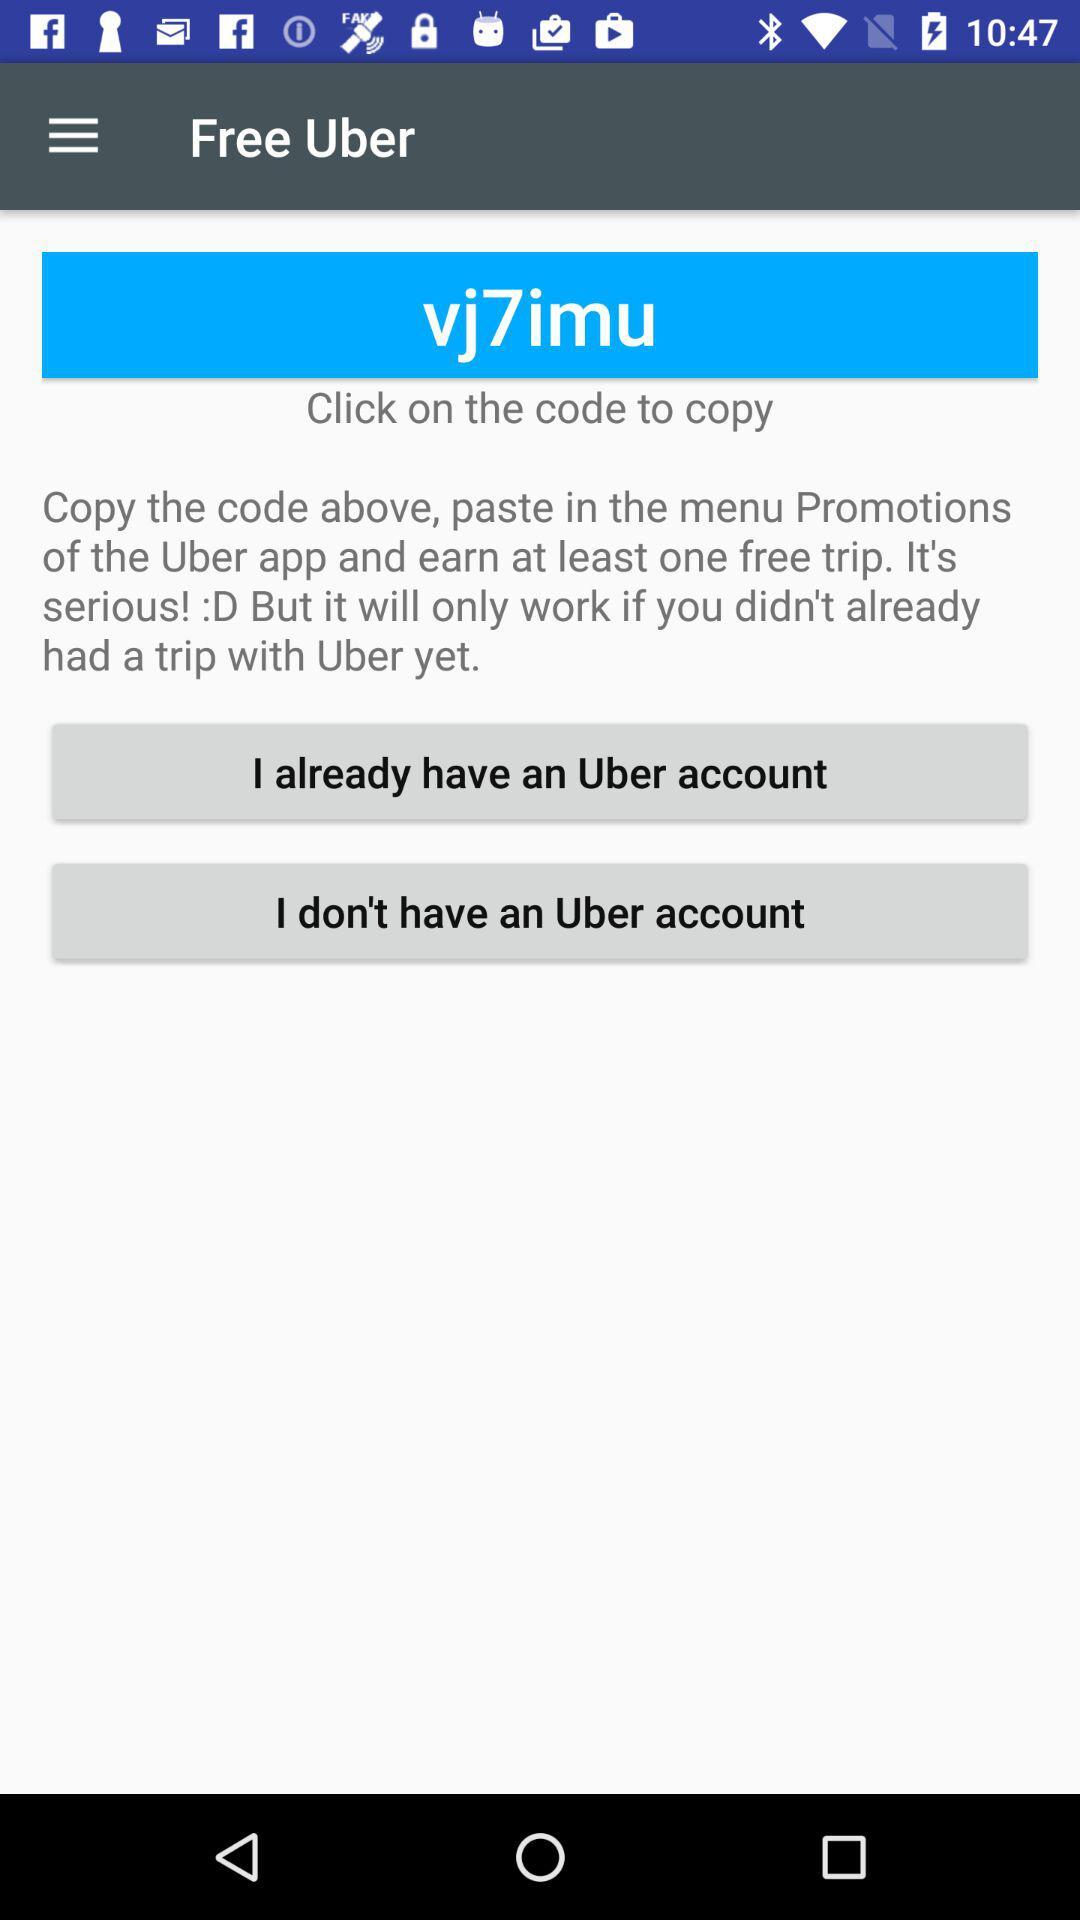 The width and height of the screenshot is (1080, 1920). Describe the element at coordinates (72, 135) in the screenshot. I see `item to the left of the free uber item` at that location.